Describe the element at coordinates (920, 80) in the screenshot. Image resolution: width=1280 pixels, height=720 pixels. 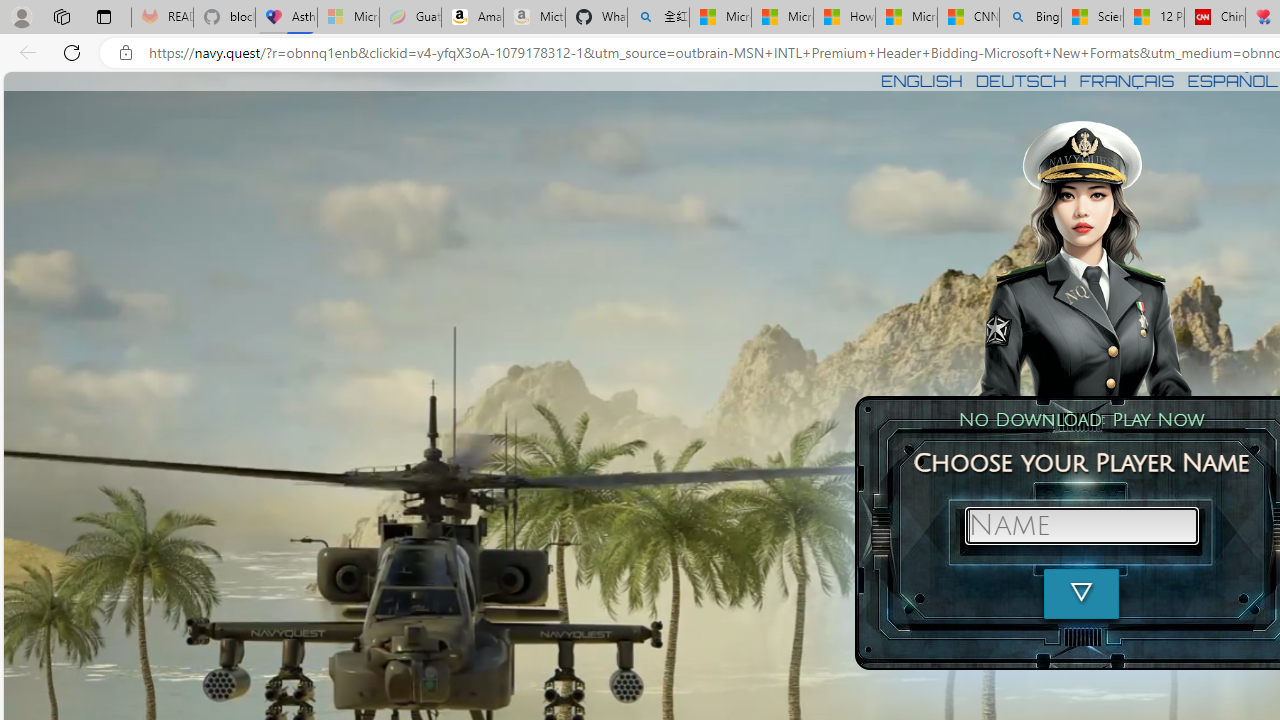
I see `'ENGLISH'` at that location.